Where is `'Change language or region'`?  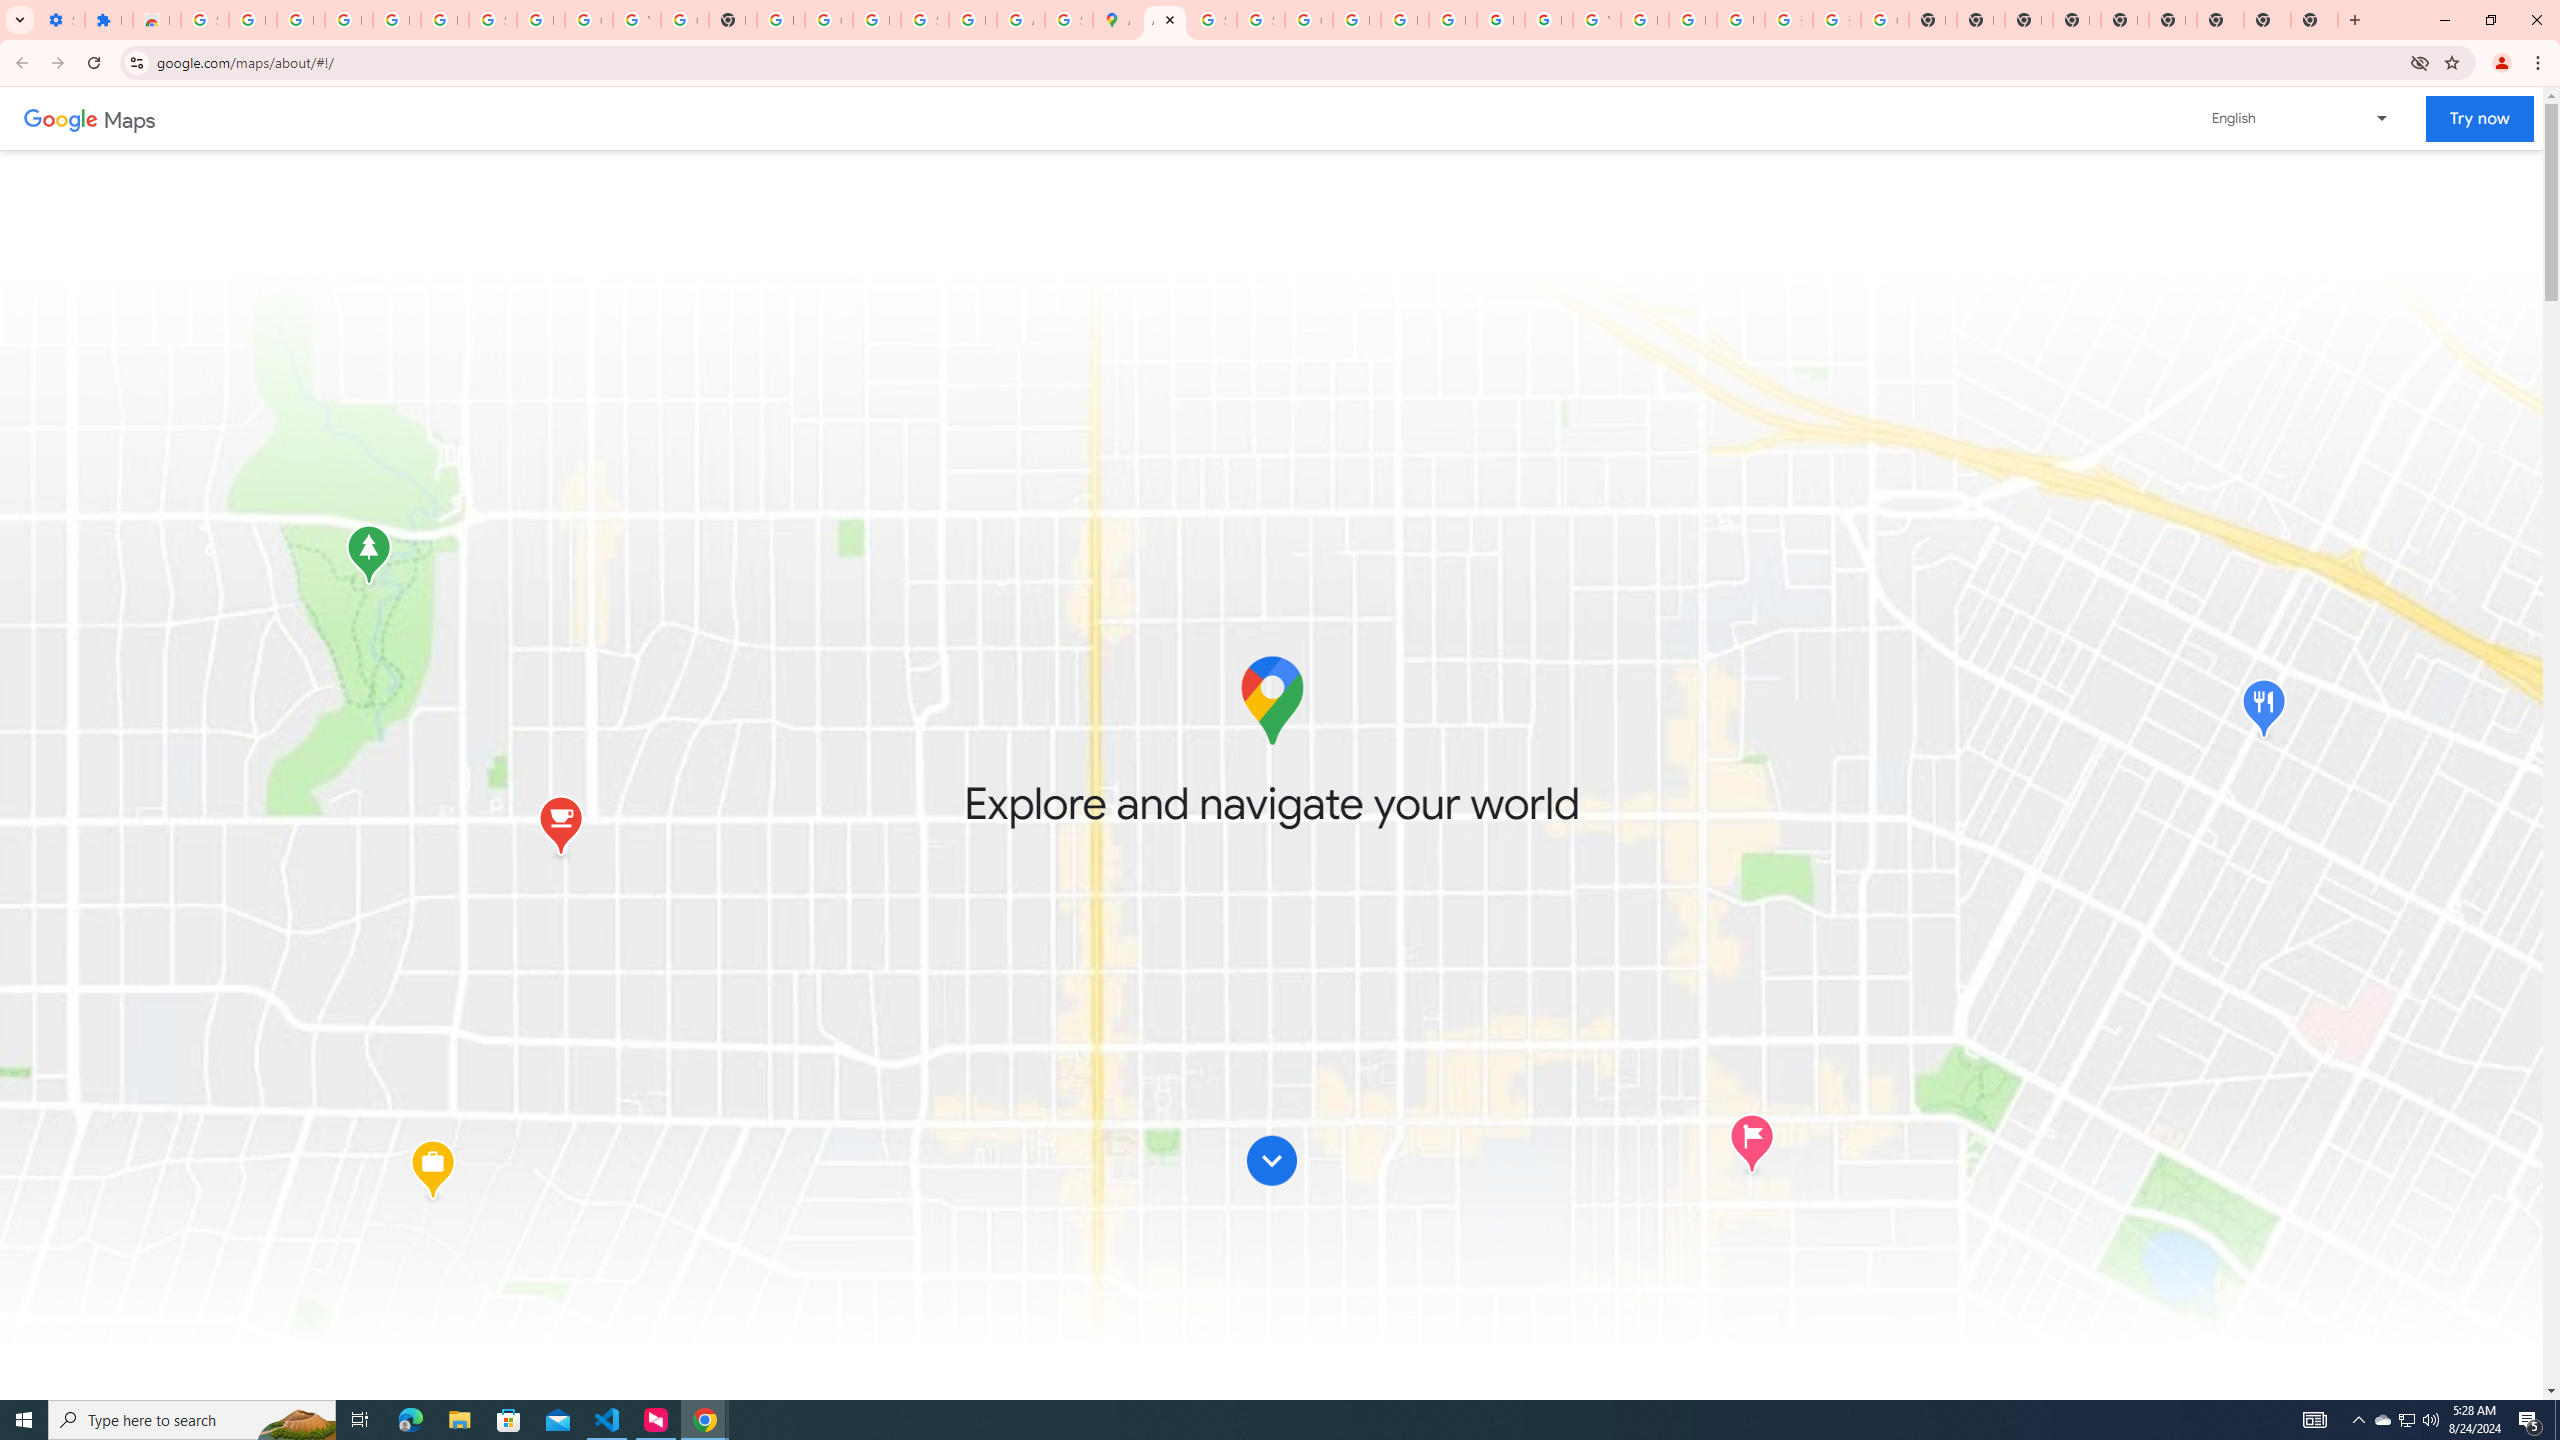
'Change language or region' is located at coordinates (2300, 118).